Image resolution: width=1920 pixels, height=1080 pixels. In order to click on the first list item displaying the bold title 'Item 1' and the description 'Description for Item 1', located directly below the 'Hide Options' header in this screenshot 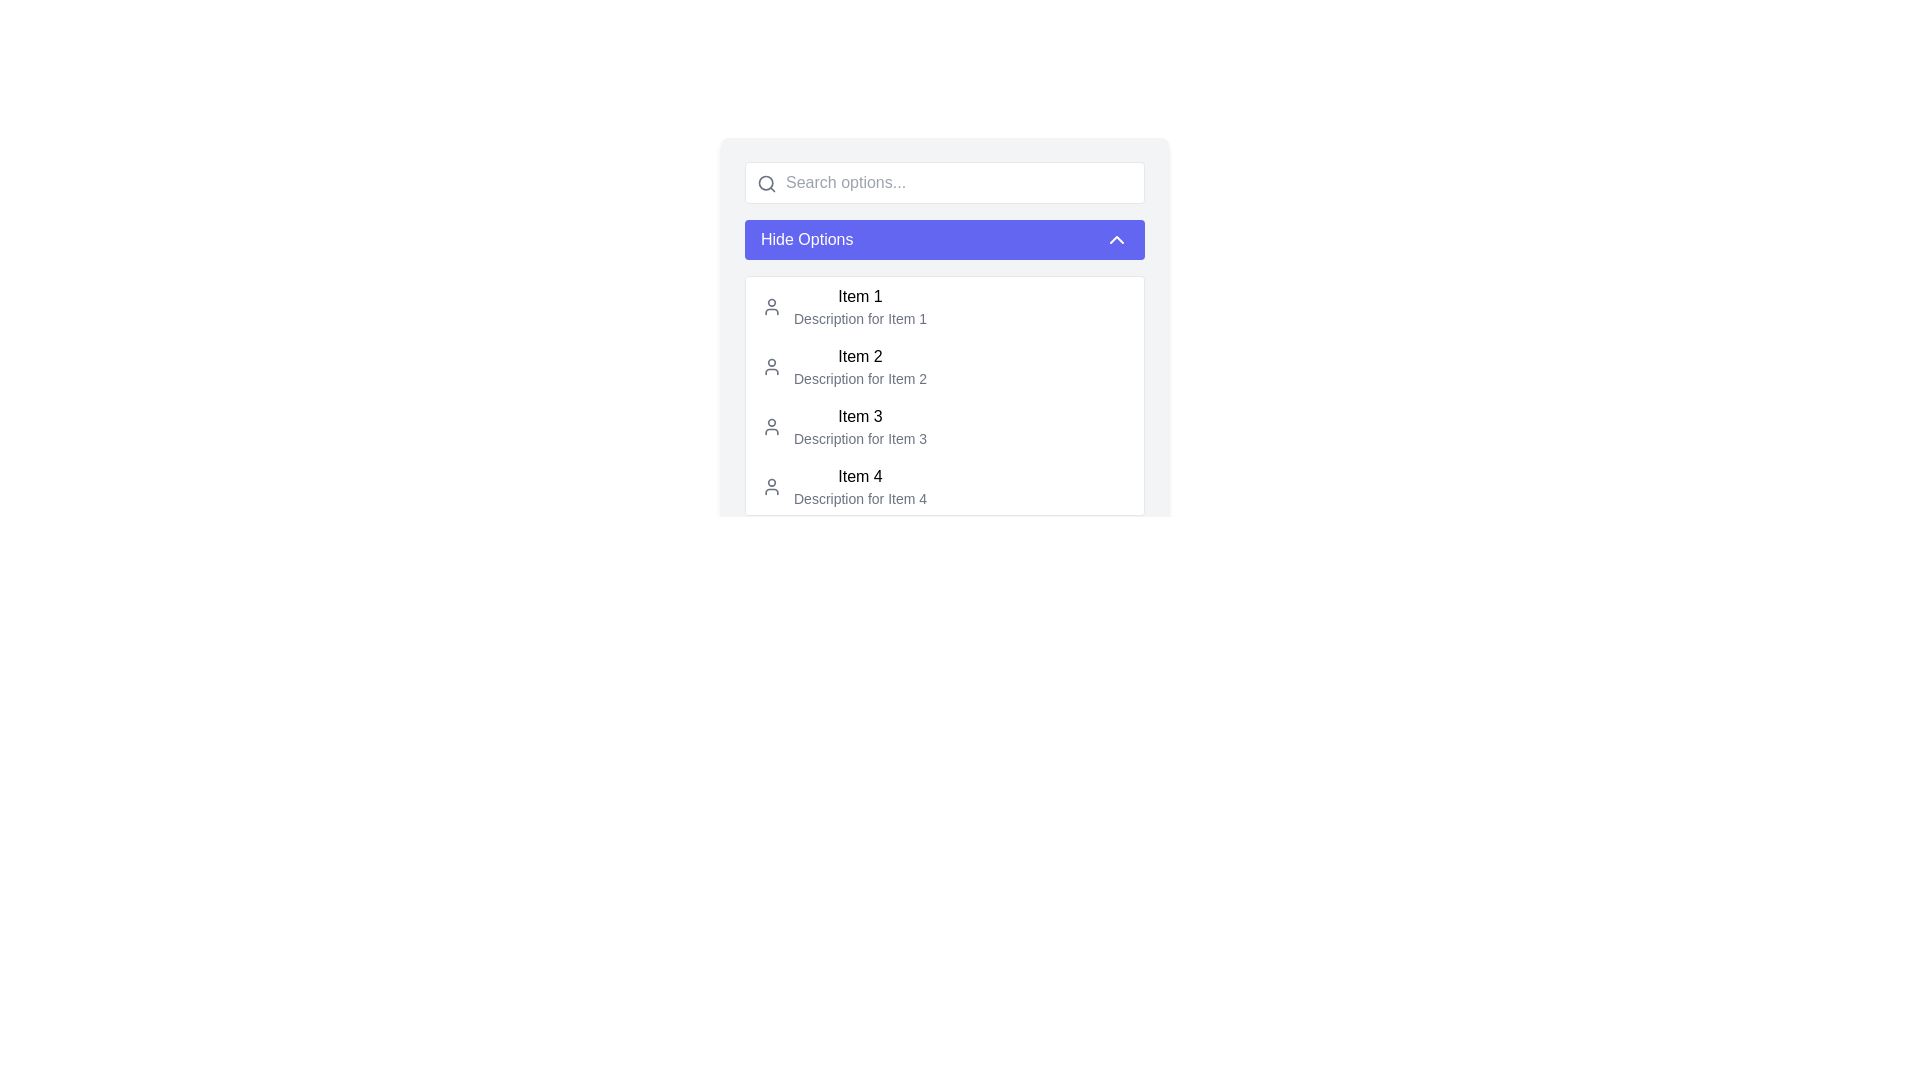, I will do `click(860, 307)`.